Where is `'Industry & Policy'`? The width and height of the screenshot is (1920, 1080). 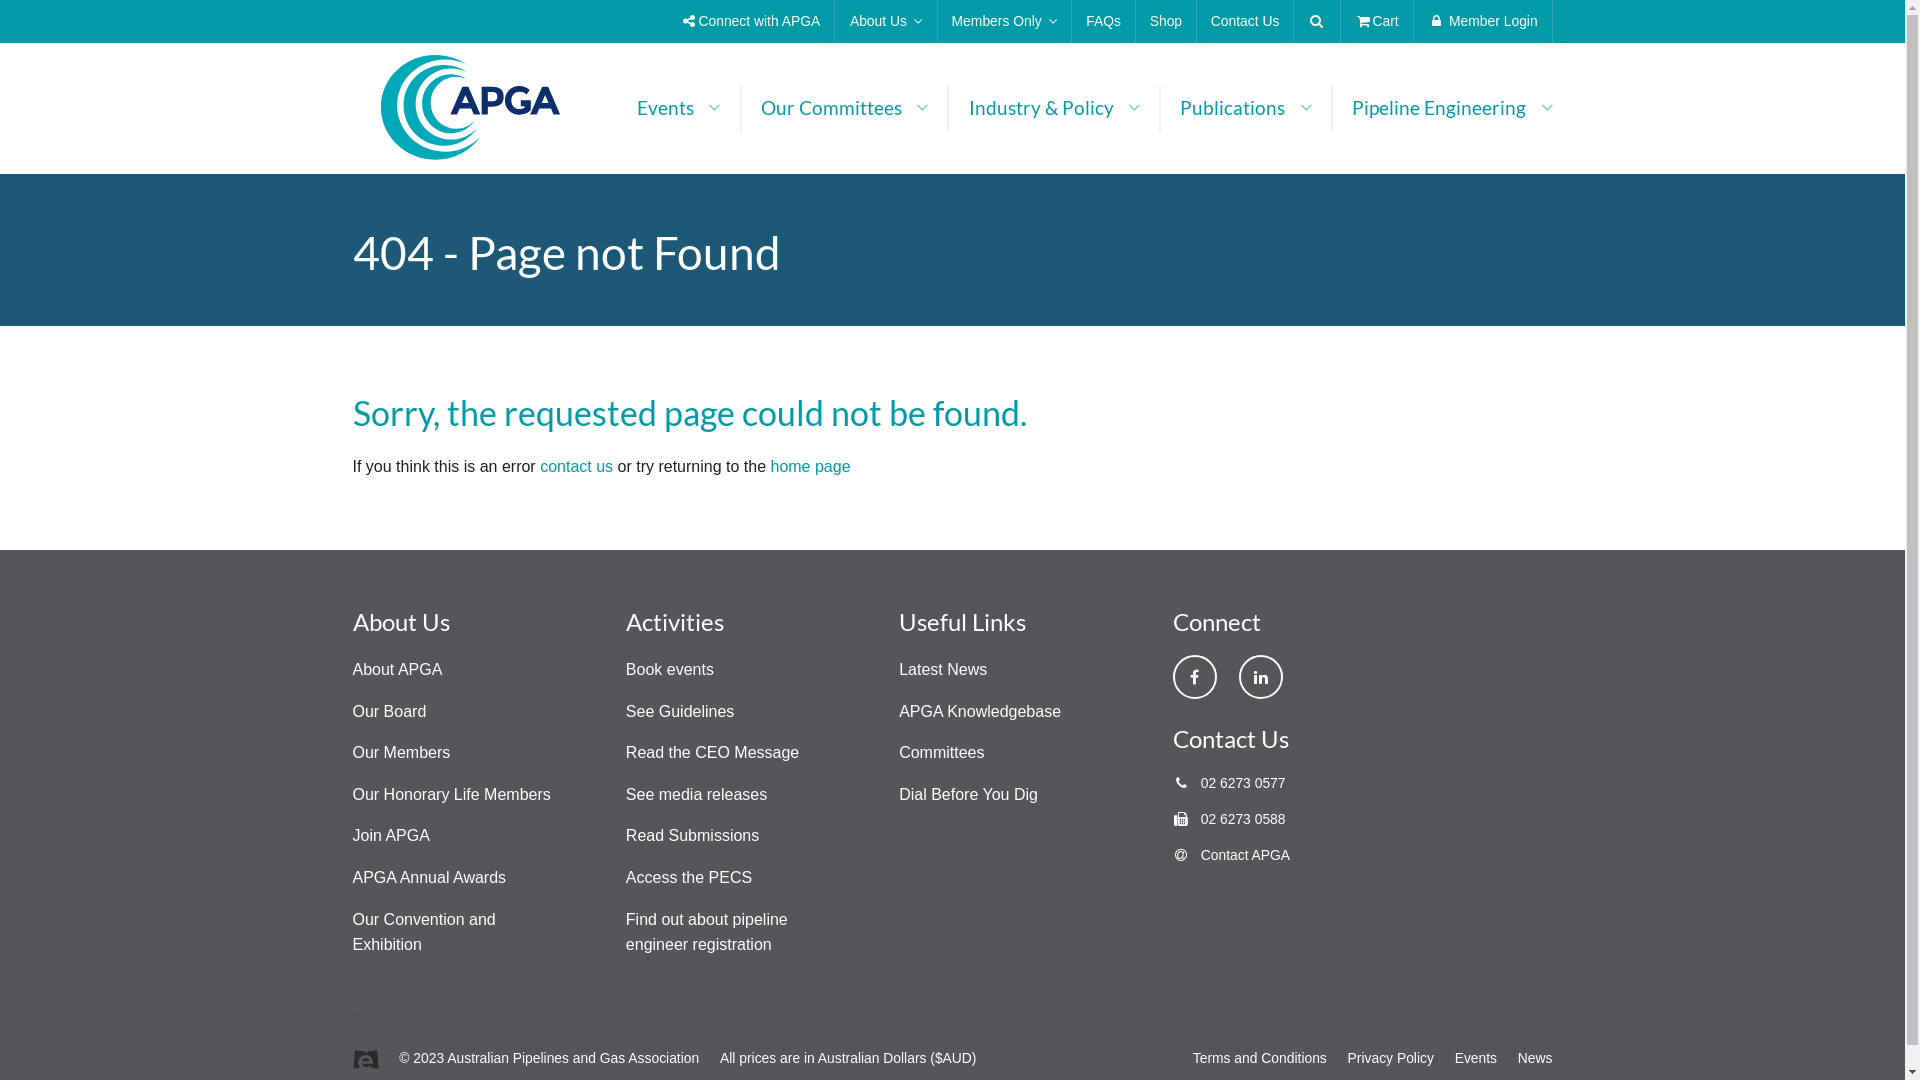
'Industry & Policy' is located at coordinates (1053, 108).